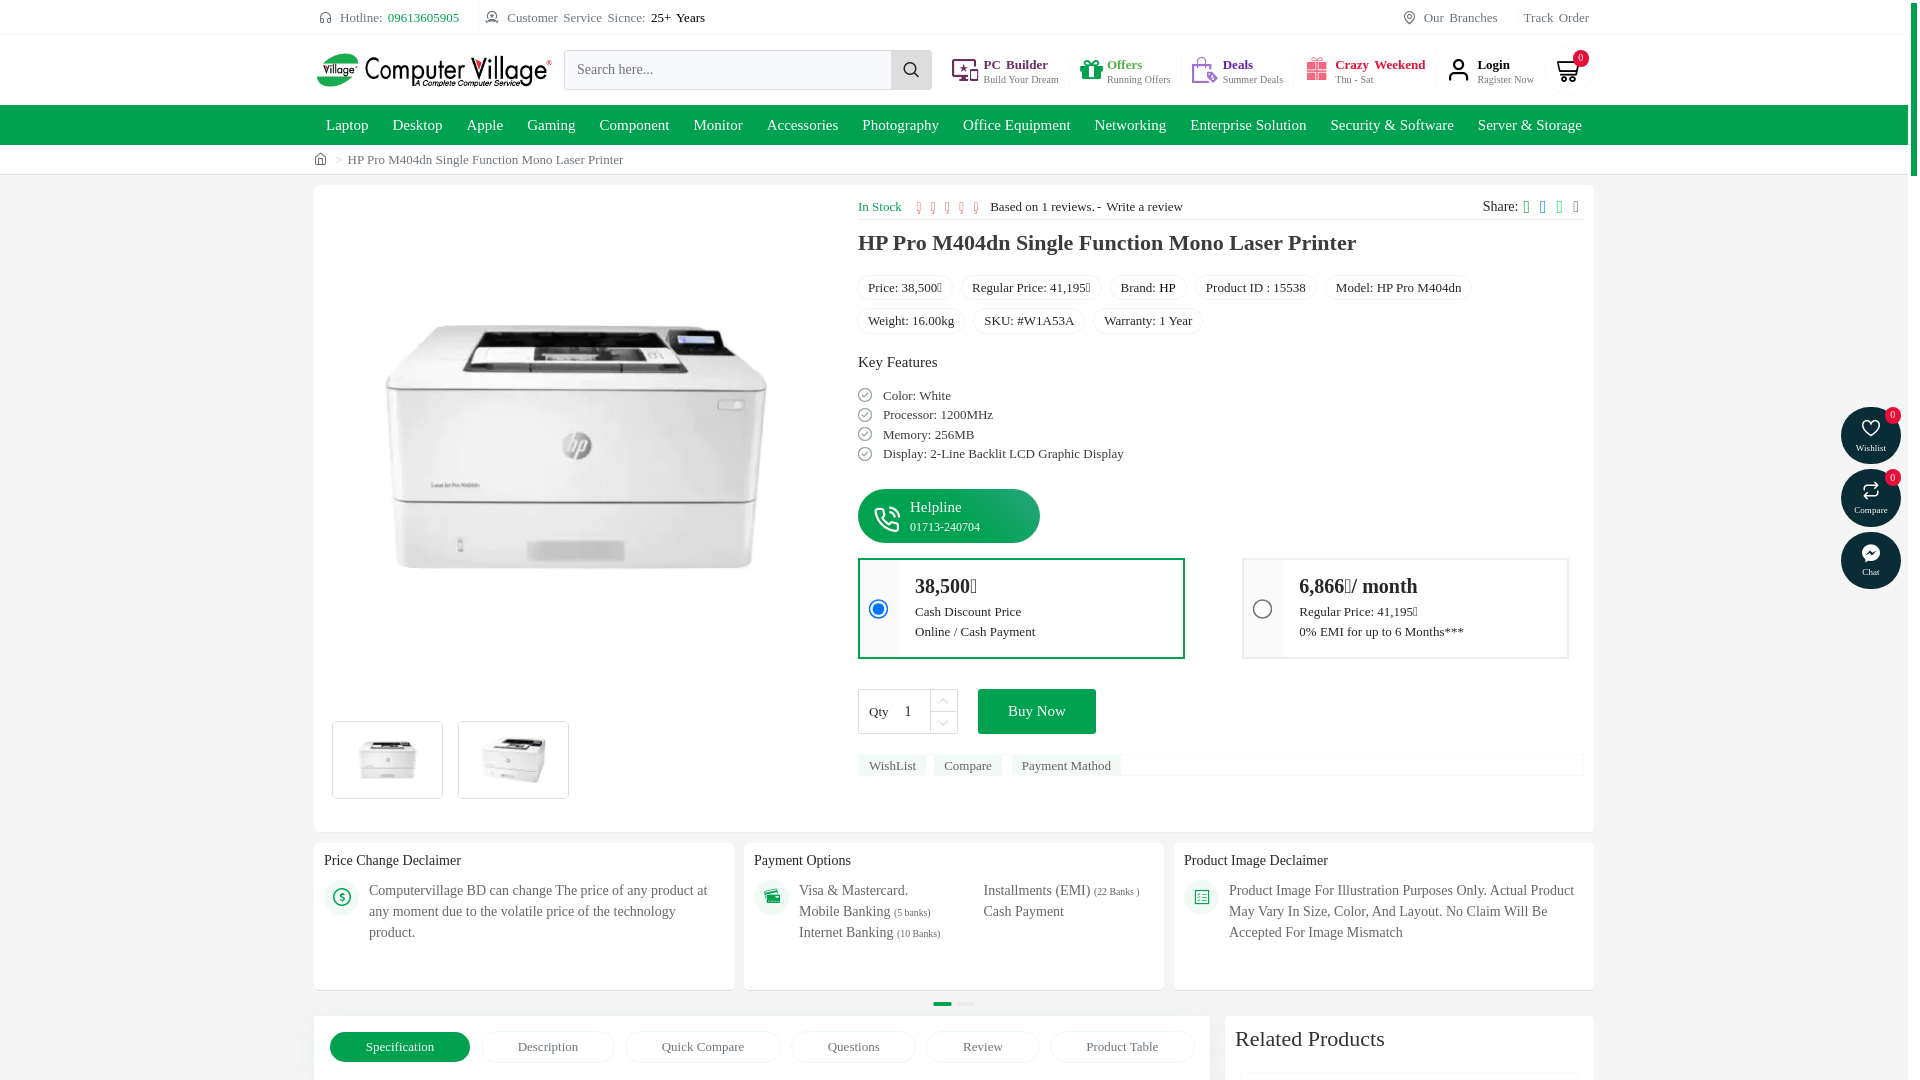  I want to click on 'Login, so click(1434, 68).